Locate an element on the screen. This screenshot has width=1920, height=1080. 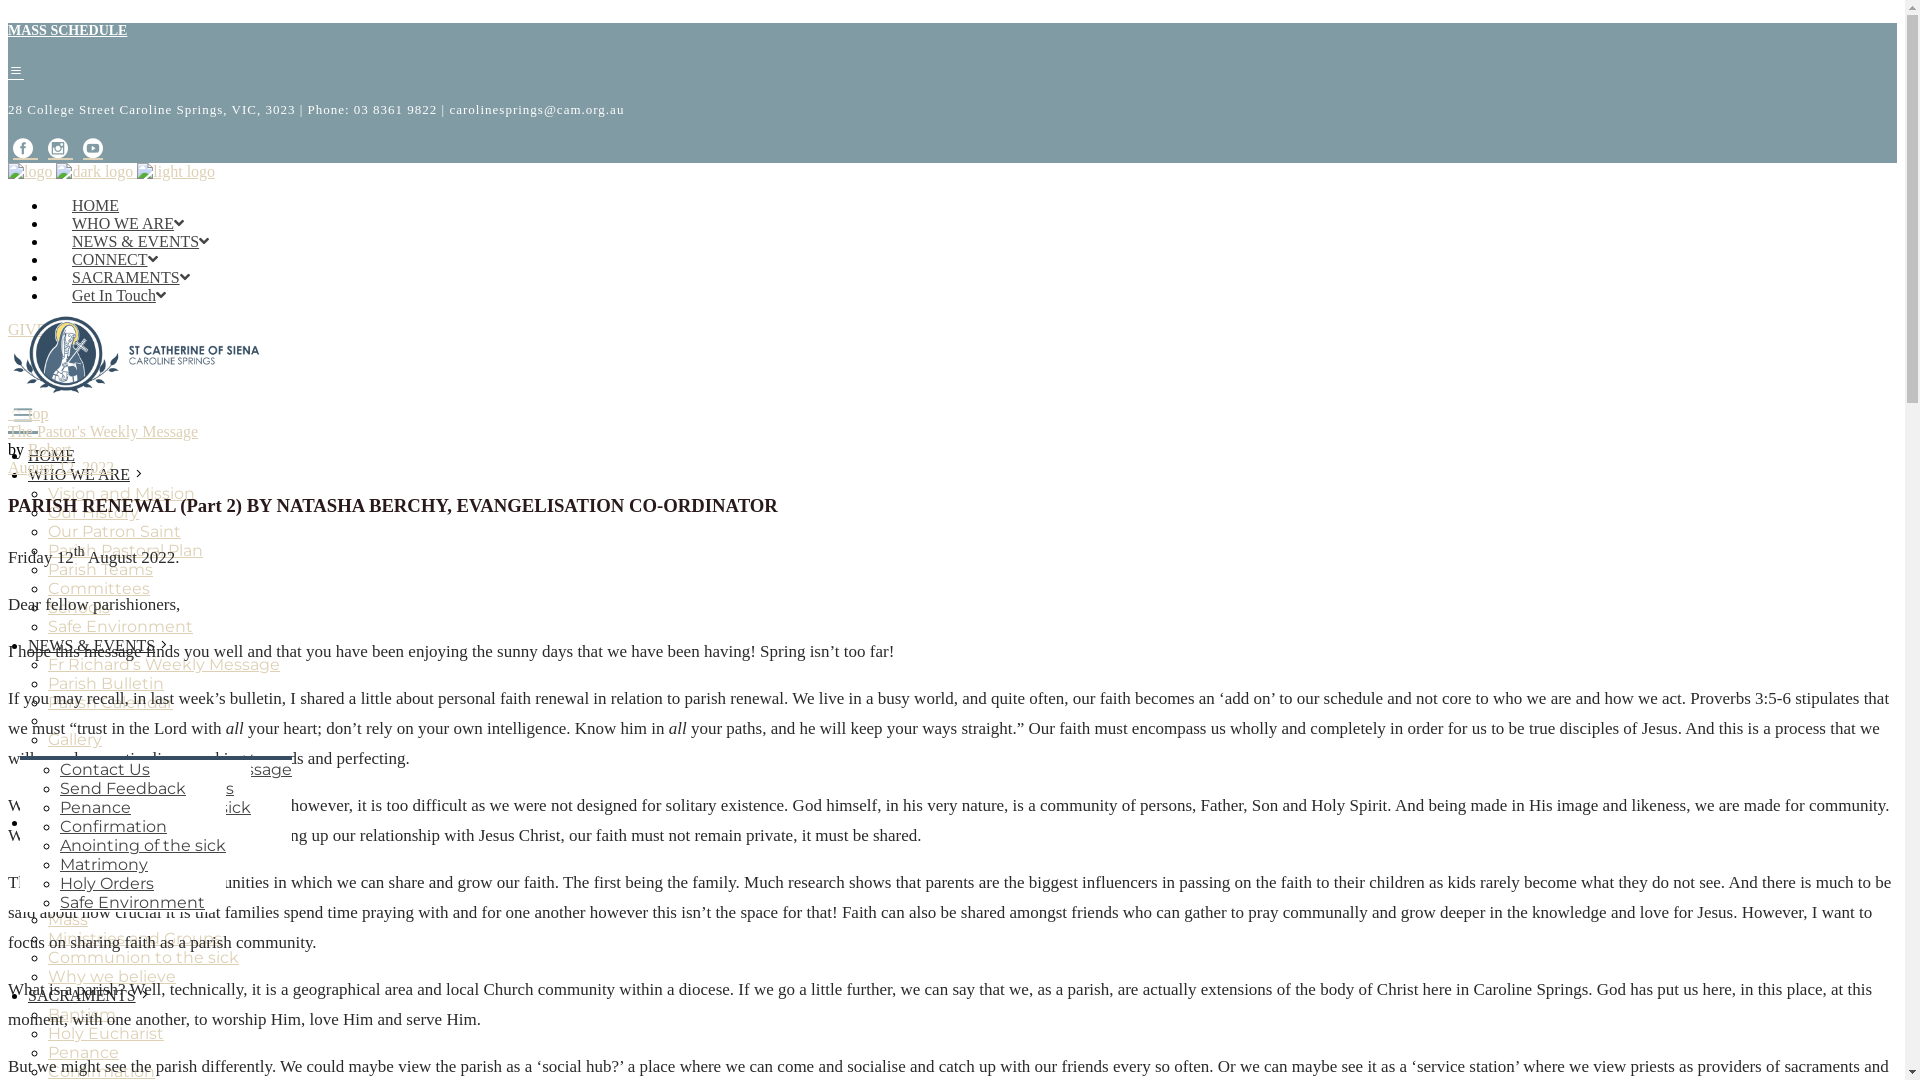
'Gallery' is located at coordinates (48, 739).